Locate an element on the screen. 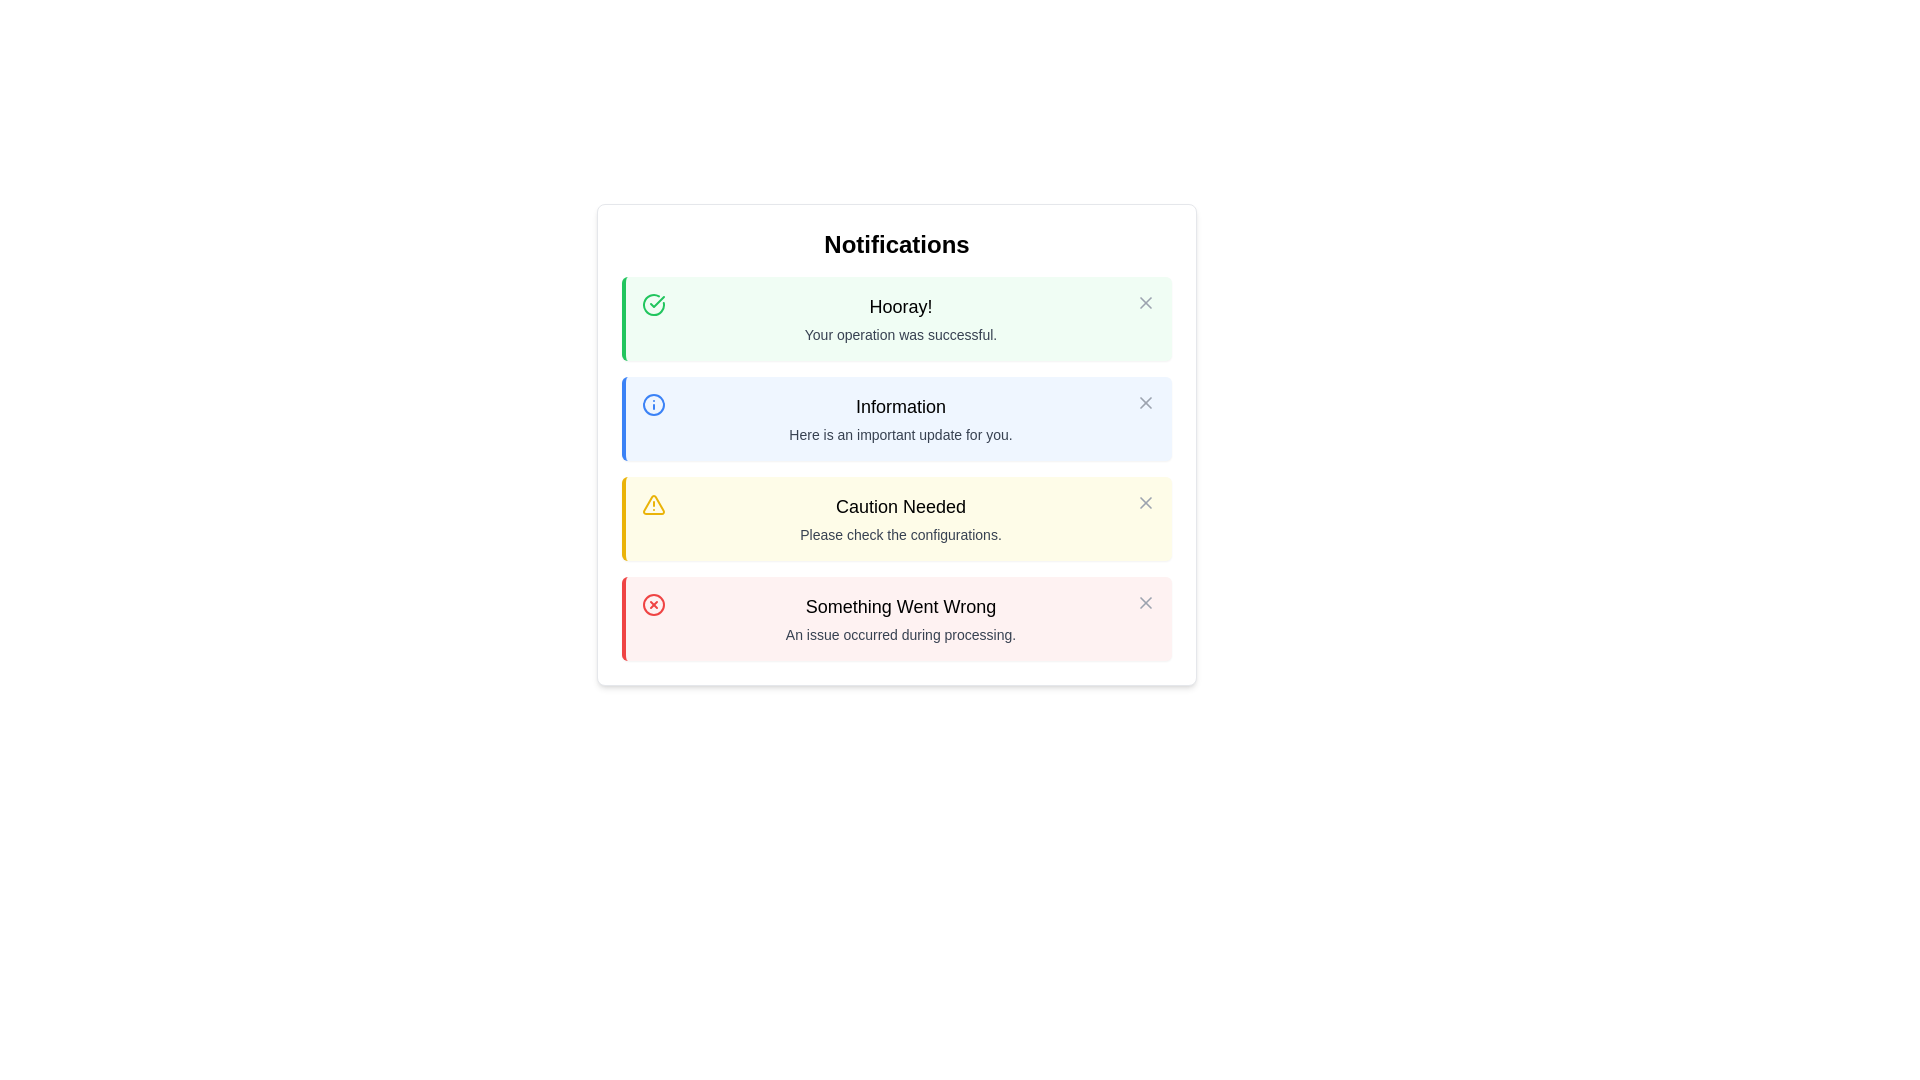  warning message displayed in the Notification box with the text 'Caution Needed' in bold and 'Please check the configurations.' in a smaller font is located at coordinates (900, 518).